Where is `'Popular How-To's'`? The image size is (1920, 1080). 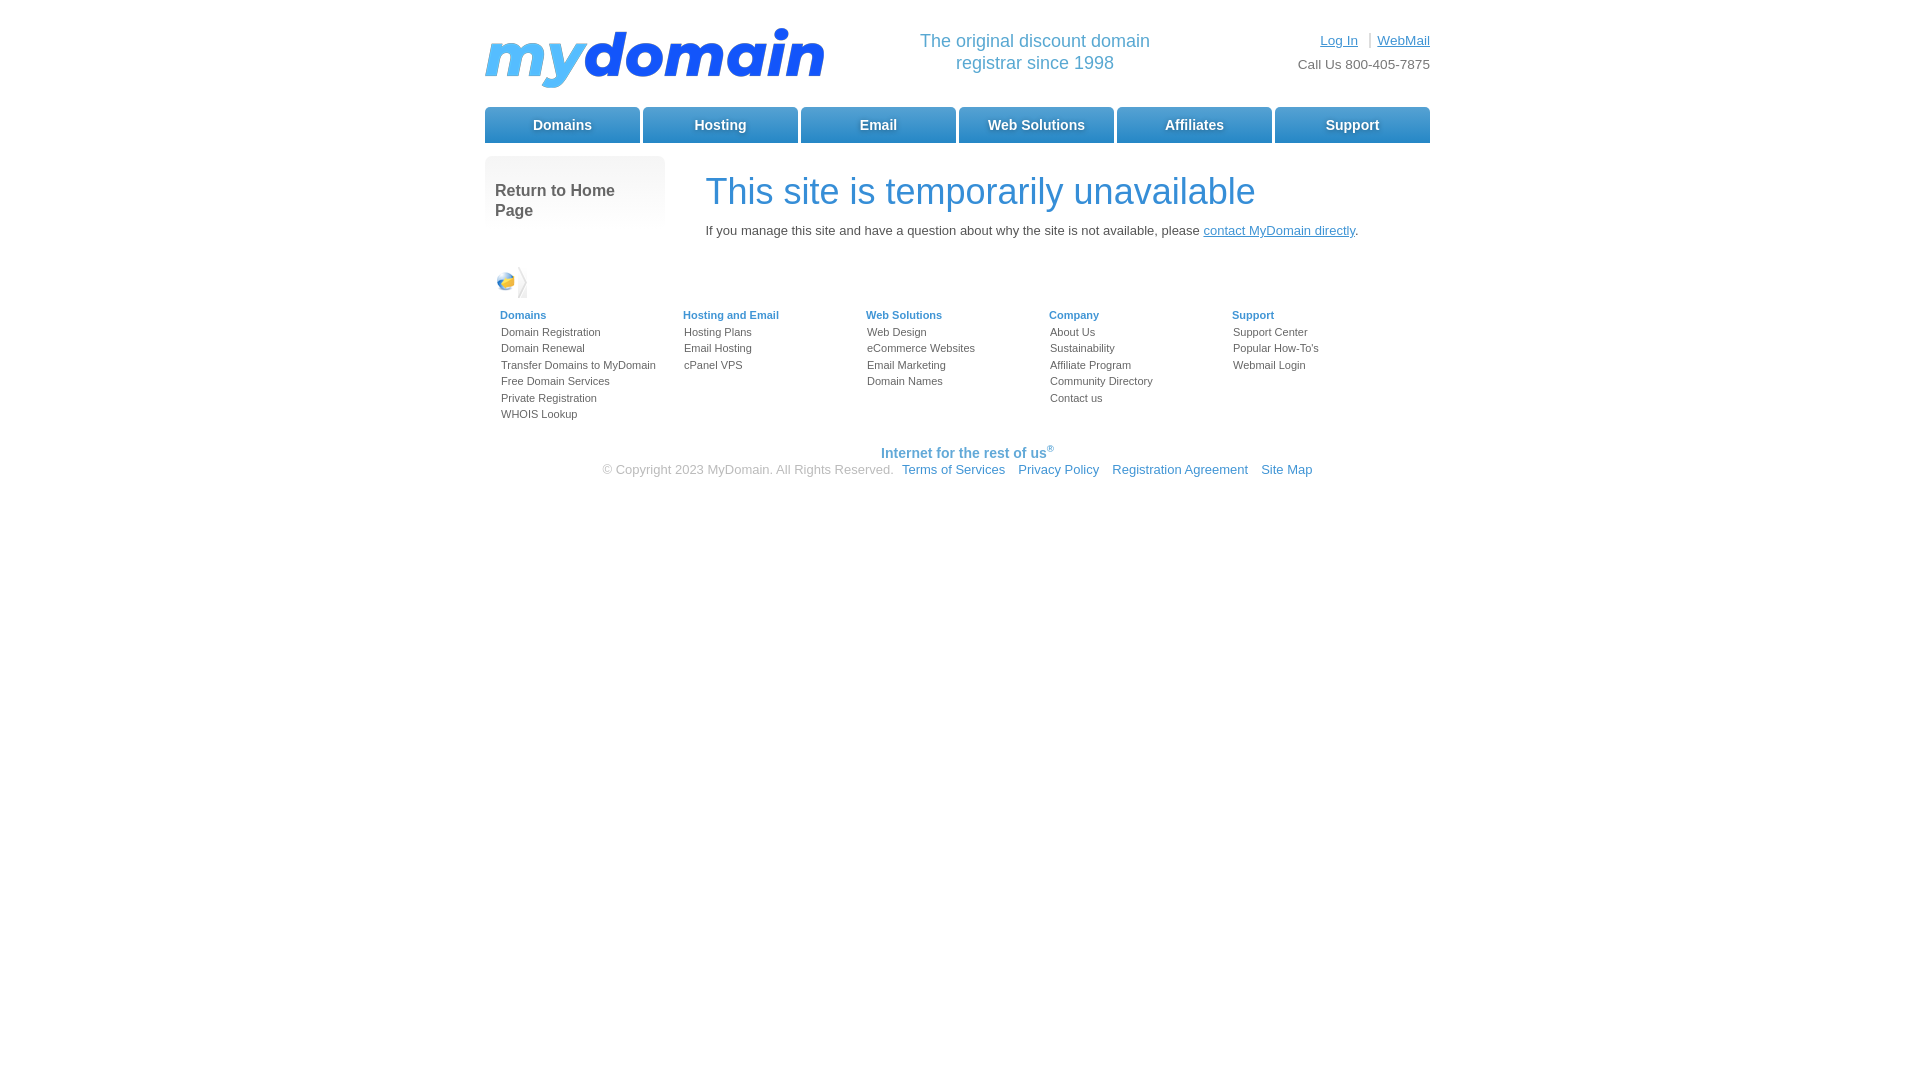
'Popular How-To's' is located at coordinates (1275, 346).